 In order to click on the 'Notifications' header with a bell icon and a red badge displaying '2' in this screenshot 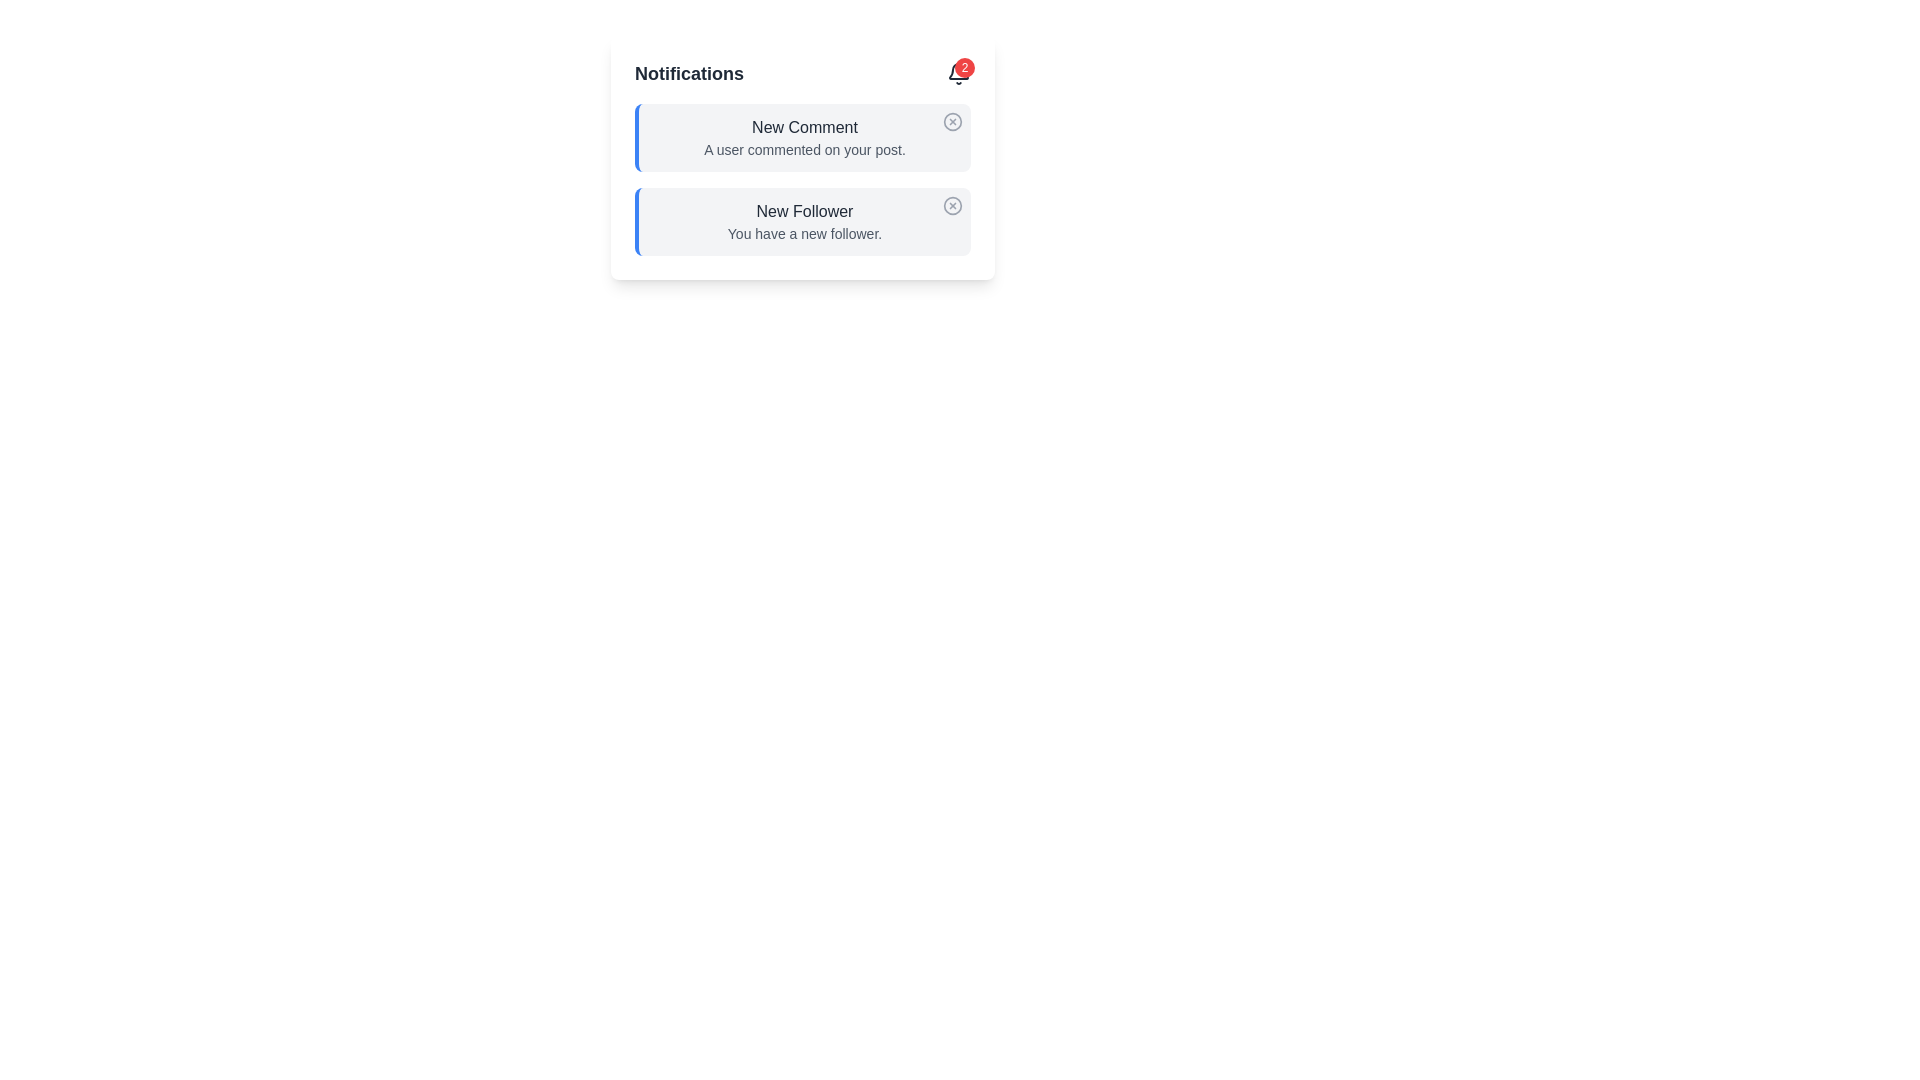, I will do `click(802, 72)`.